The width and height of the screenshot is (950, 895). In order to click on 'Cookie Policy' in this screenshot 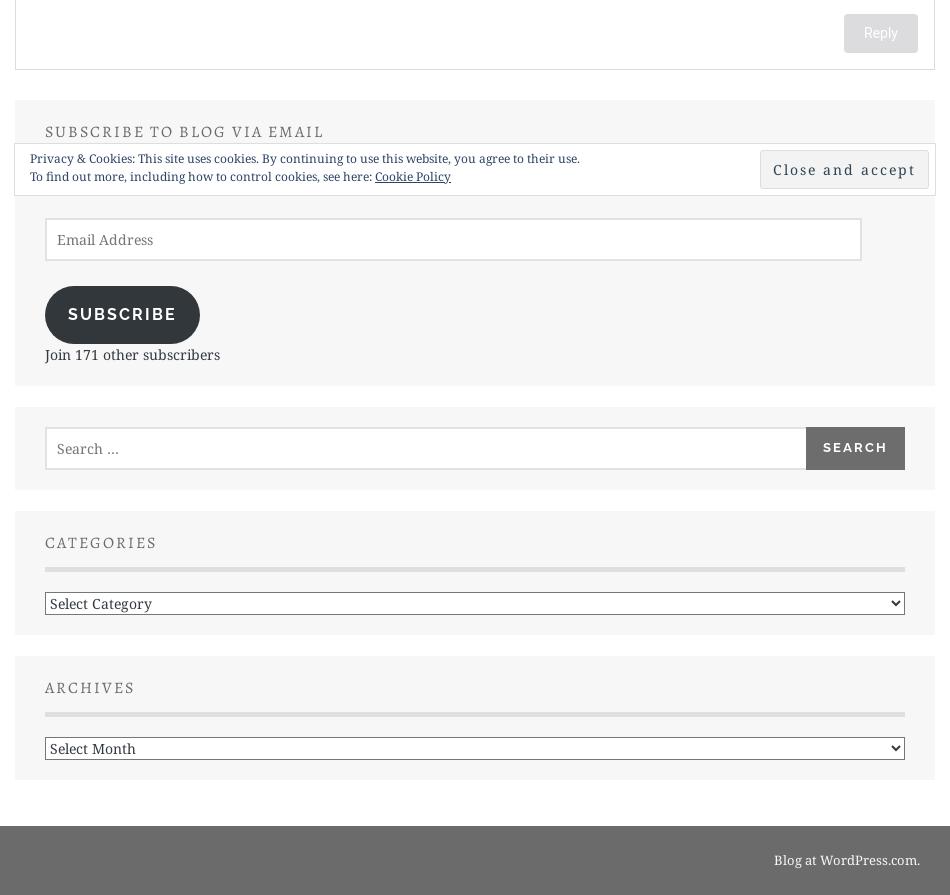, I will do `click(411, 176)`.